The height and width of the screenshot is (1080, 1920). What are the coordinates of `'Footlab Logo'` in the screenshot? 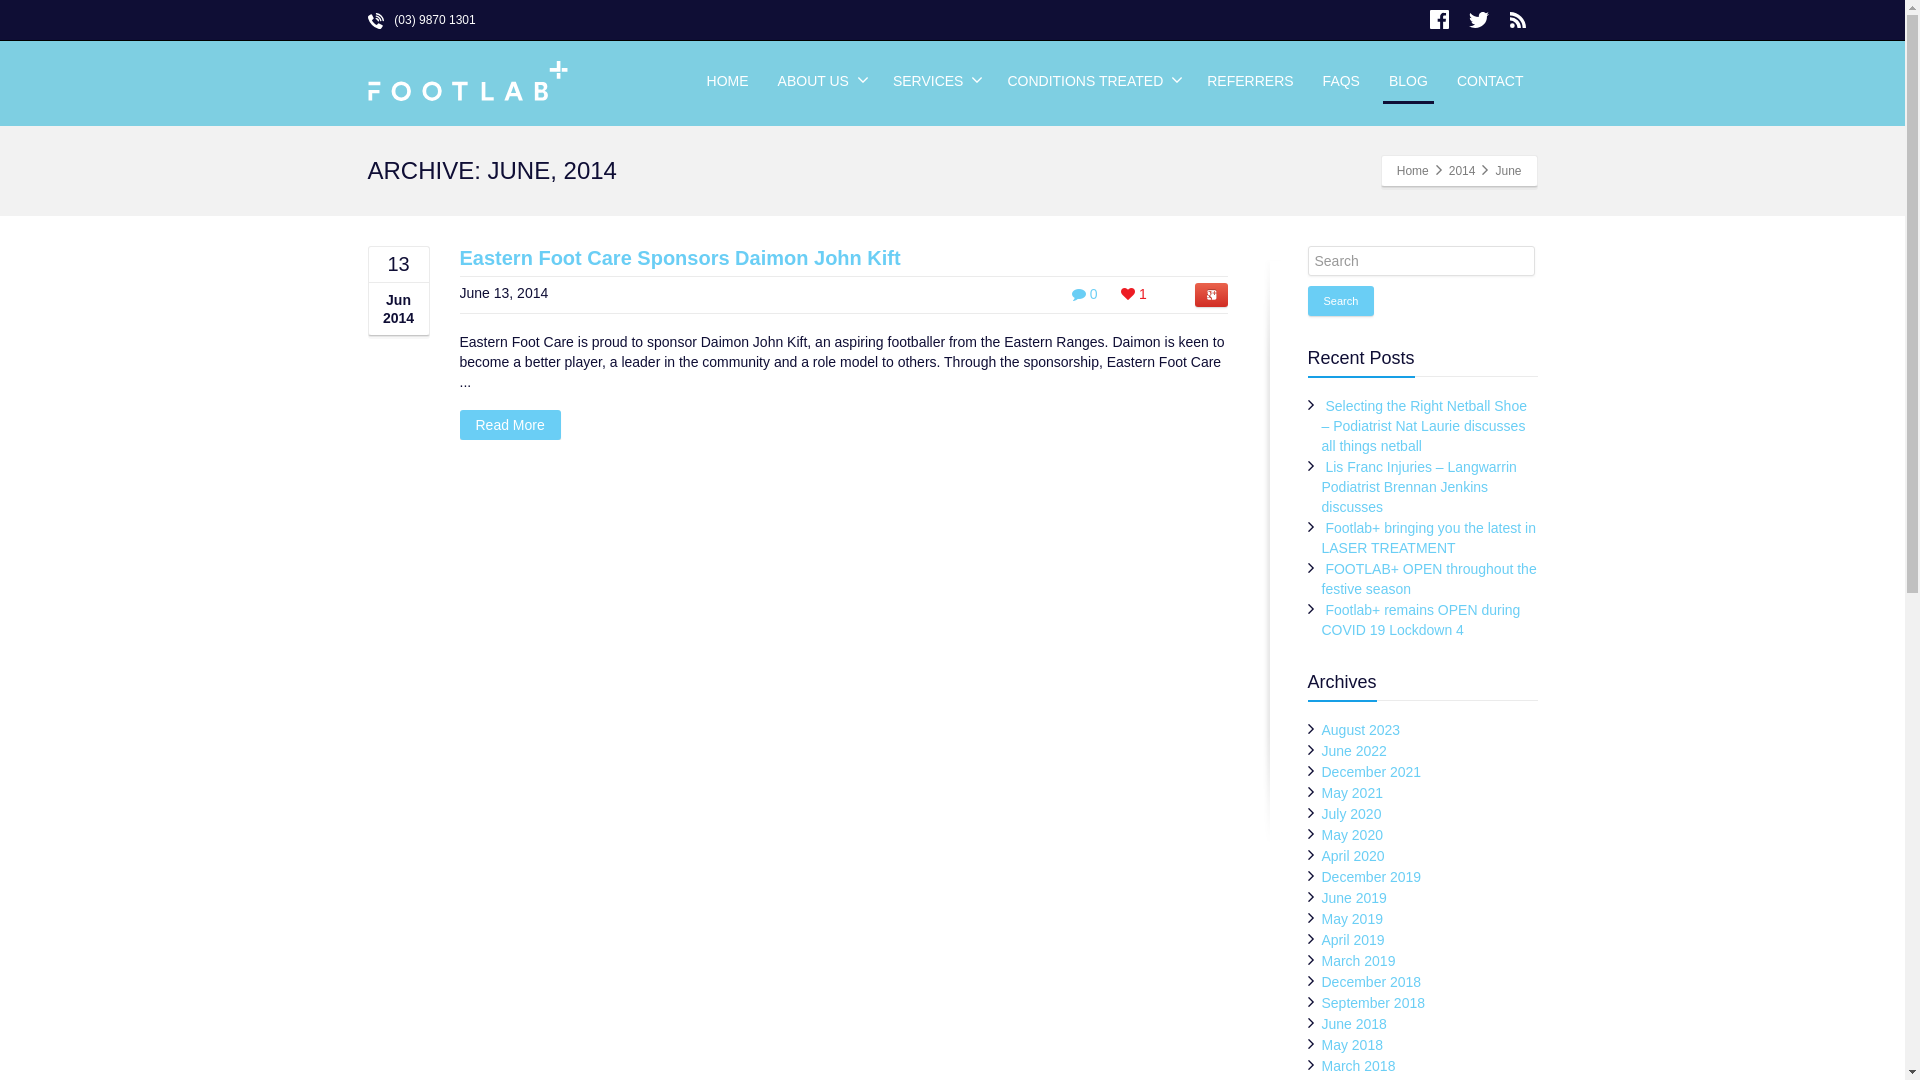 It's located at (467, 82).